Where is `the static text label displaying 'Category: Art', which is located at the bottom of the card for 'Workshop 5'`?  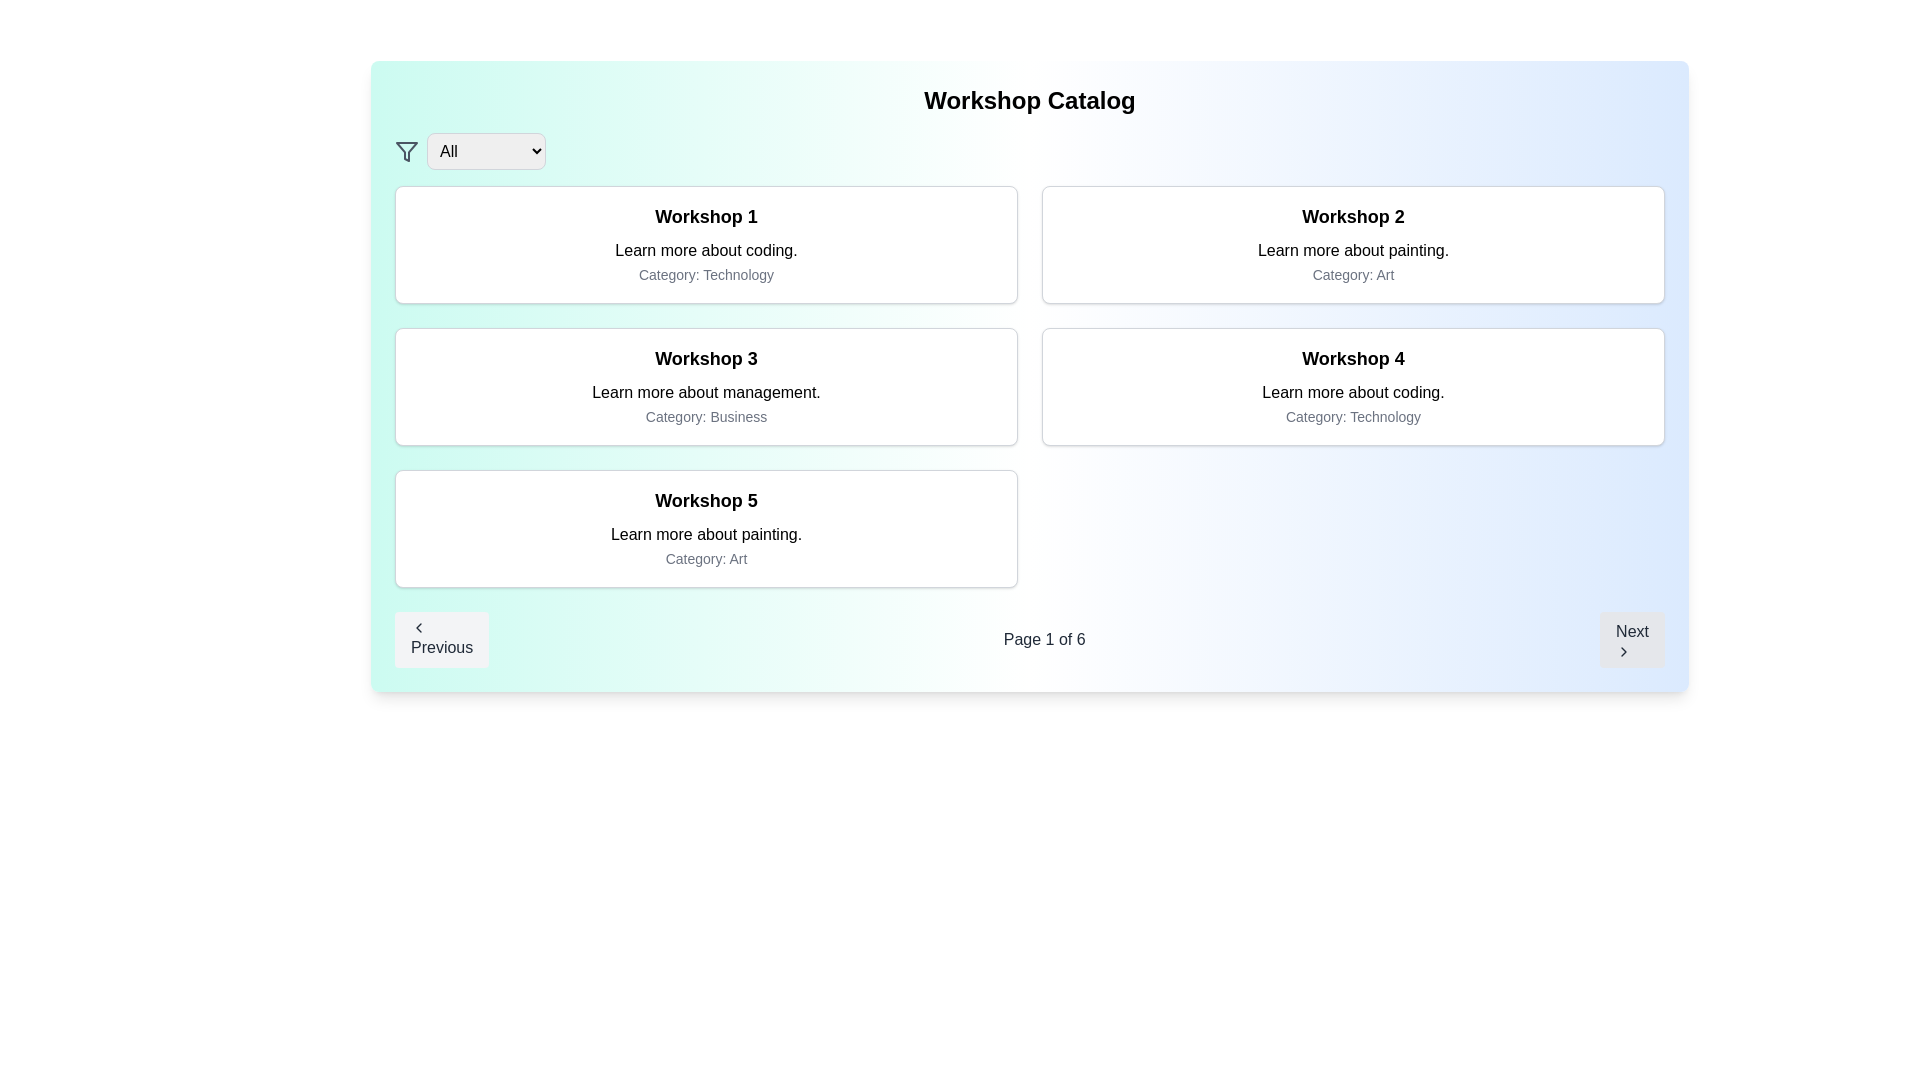
the static text label displaying 'Category: Art', which is located at the bottom of the card for 'Workshop 5' is located at coordinates (706, 559).